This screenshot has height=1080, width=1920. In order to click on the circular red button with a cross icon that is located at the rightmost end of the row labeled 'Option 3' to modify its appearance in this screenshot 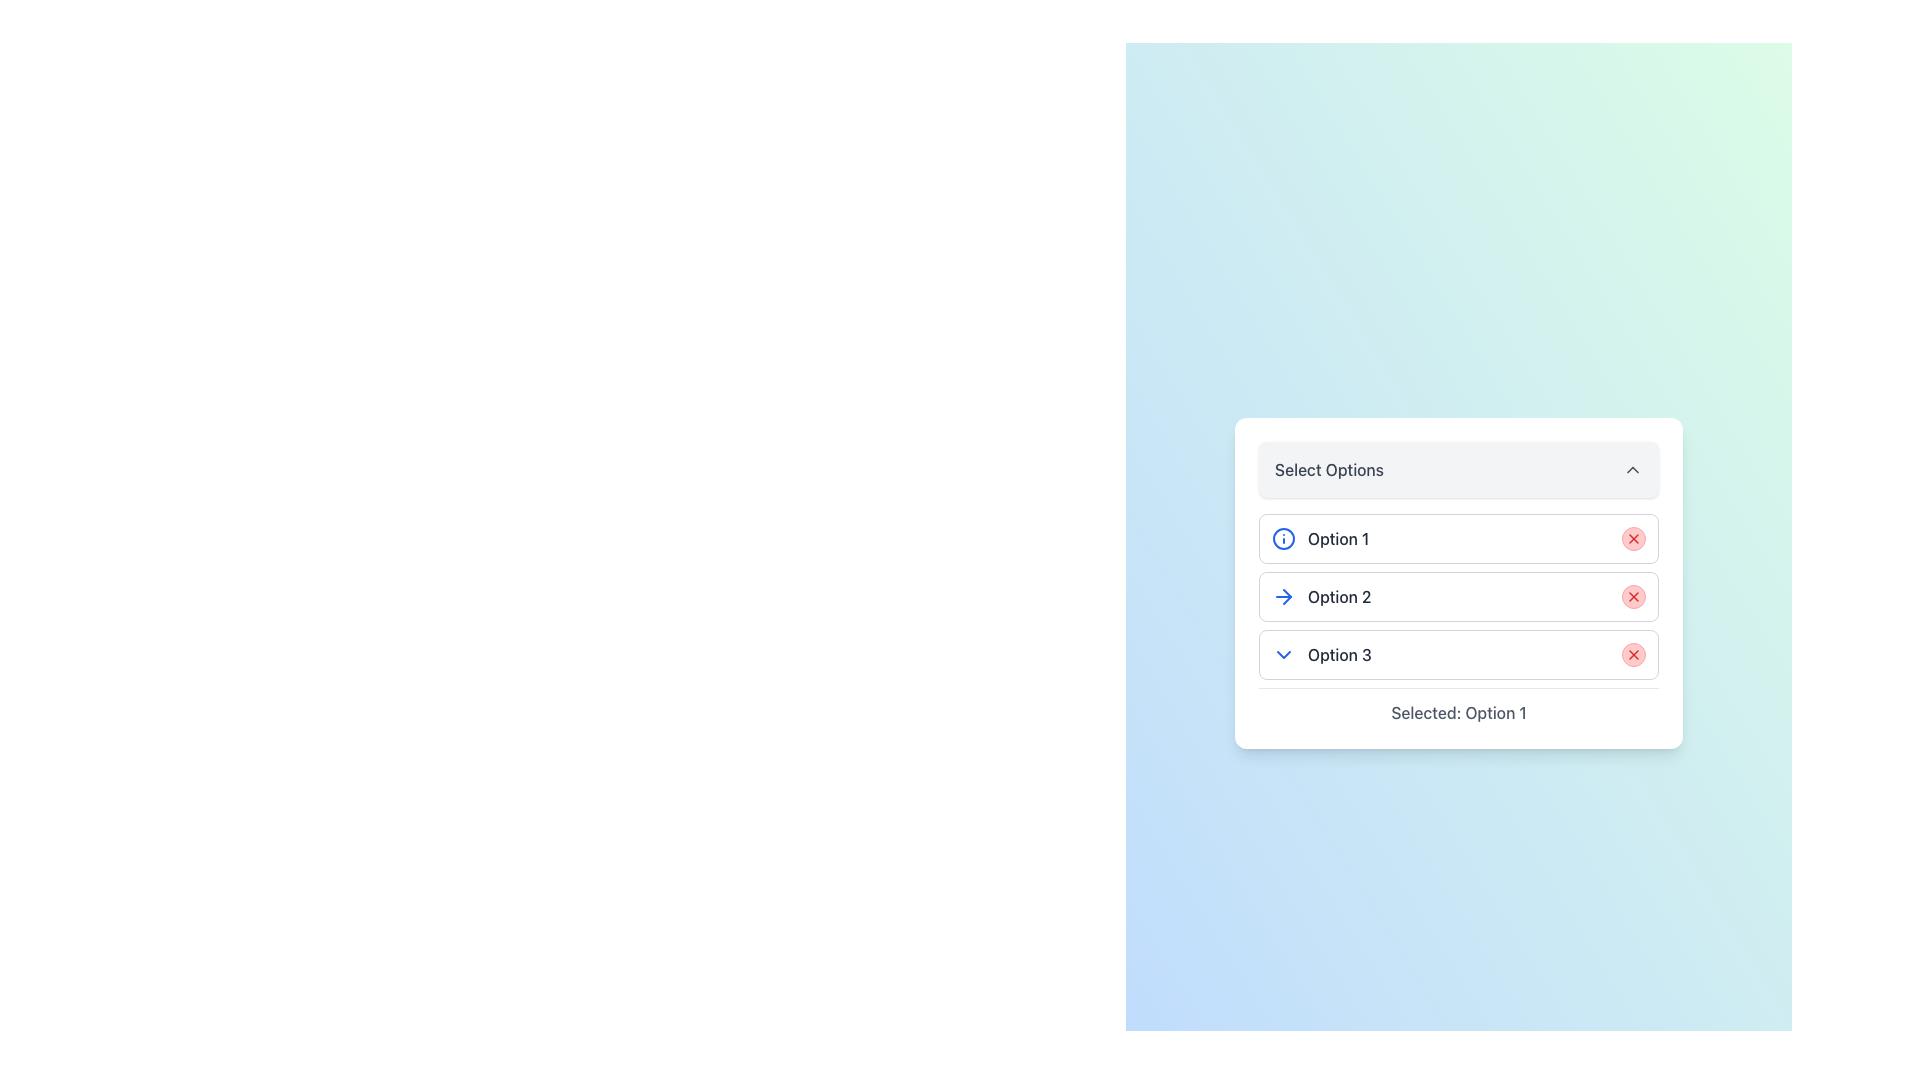, I will do `click(1633, 654)`.